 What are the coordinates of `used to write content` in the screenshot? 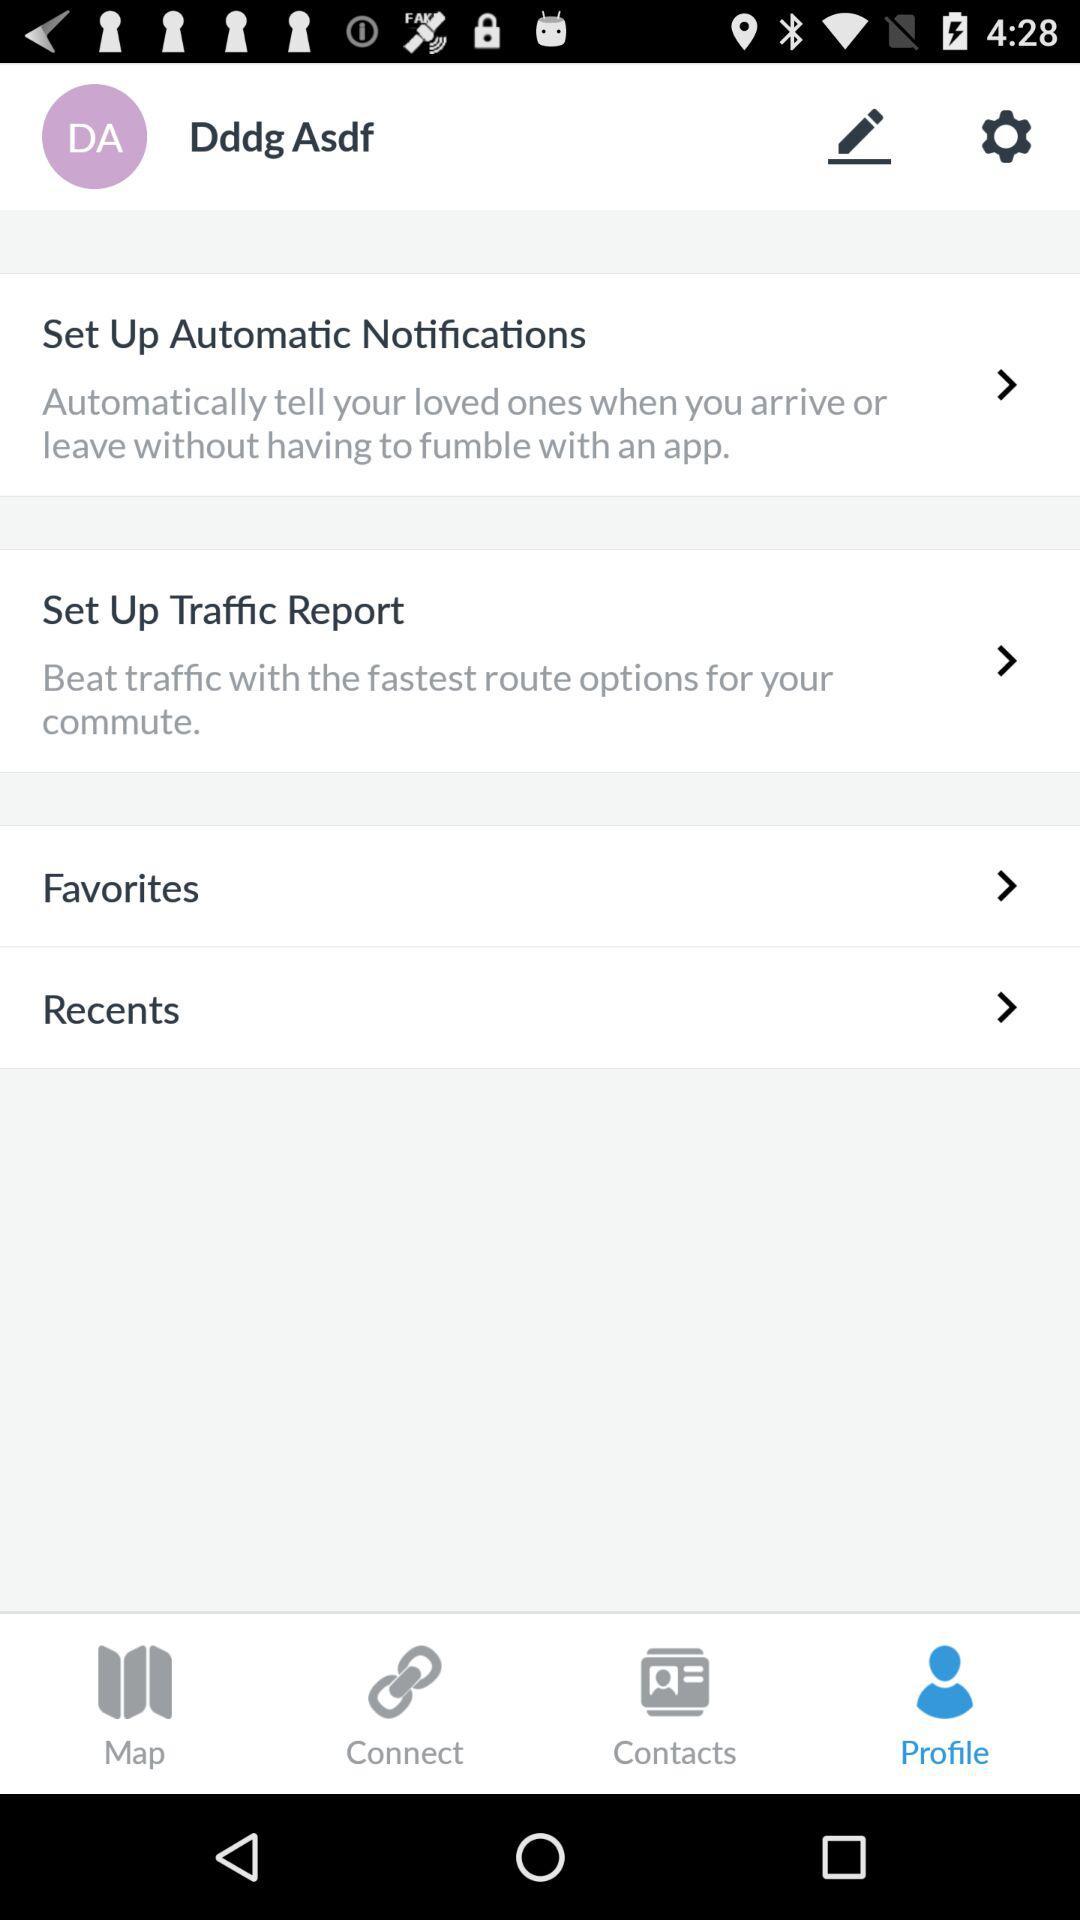 It's located at (858, 135).